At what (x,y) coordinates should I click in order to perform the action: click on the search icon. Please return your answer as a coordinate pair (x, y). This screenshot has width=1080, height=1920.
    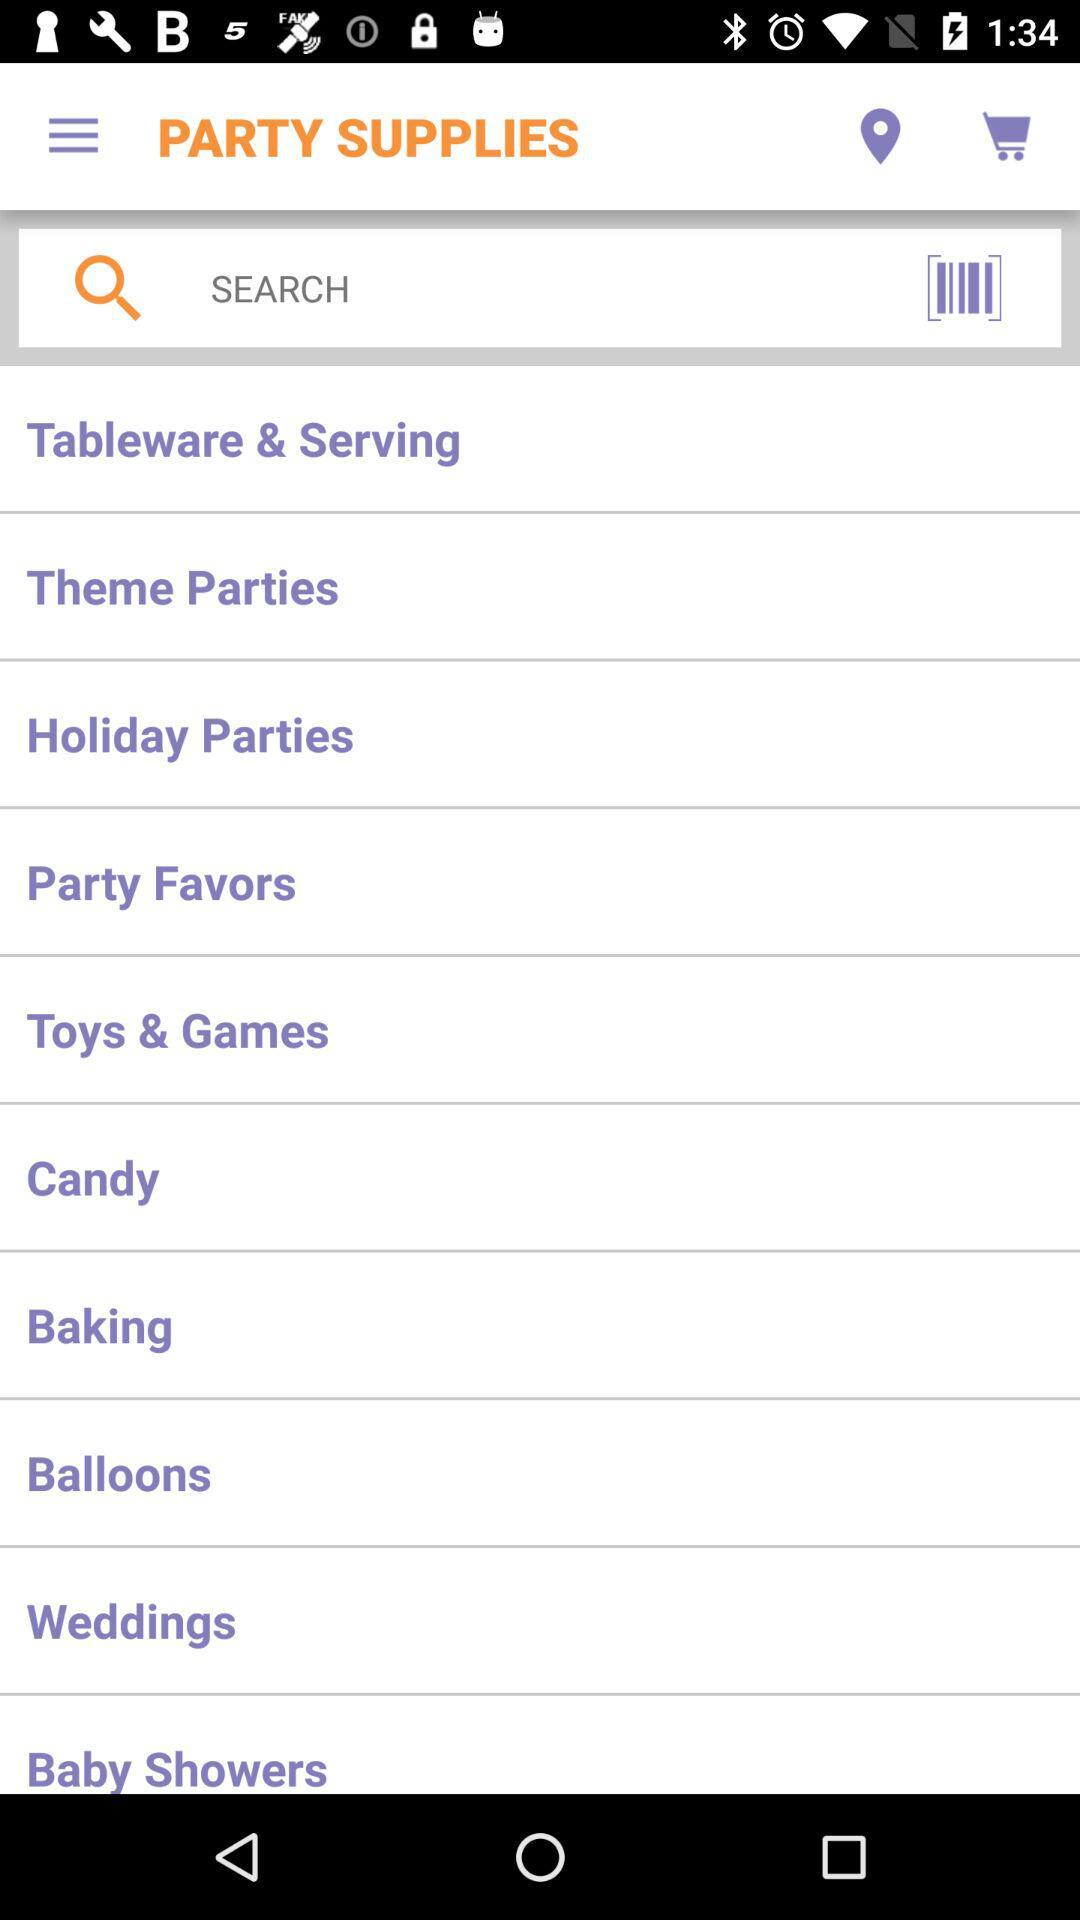
    Looking at the image, I should click on (108, 287).